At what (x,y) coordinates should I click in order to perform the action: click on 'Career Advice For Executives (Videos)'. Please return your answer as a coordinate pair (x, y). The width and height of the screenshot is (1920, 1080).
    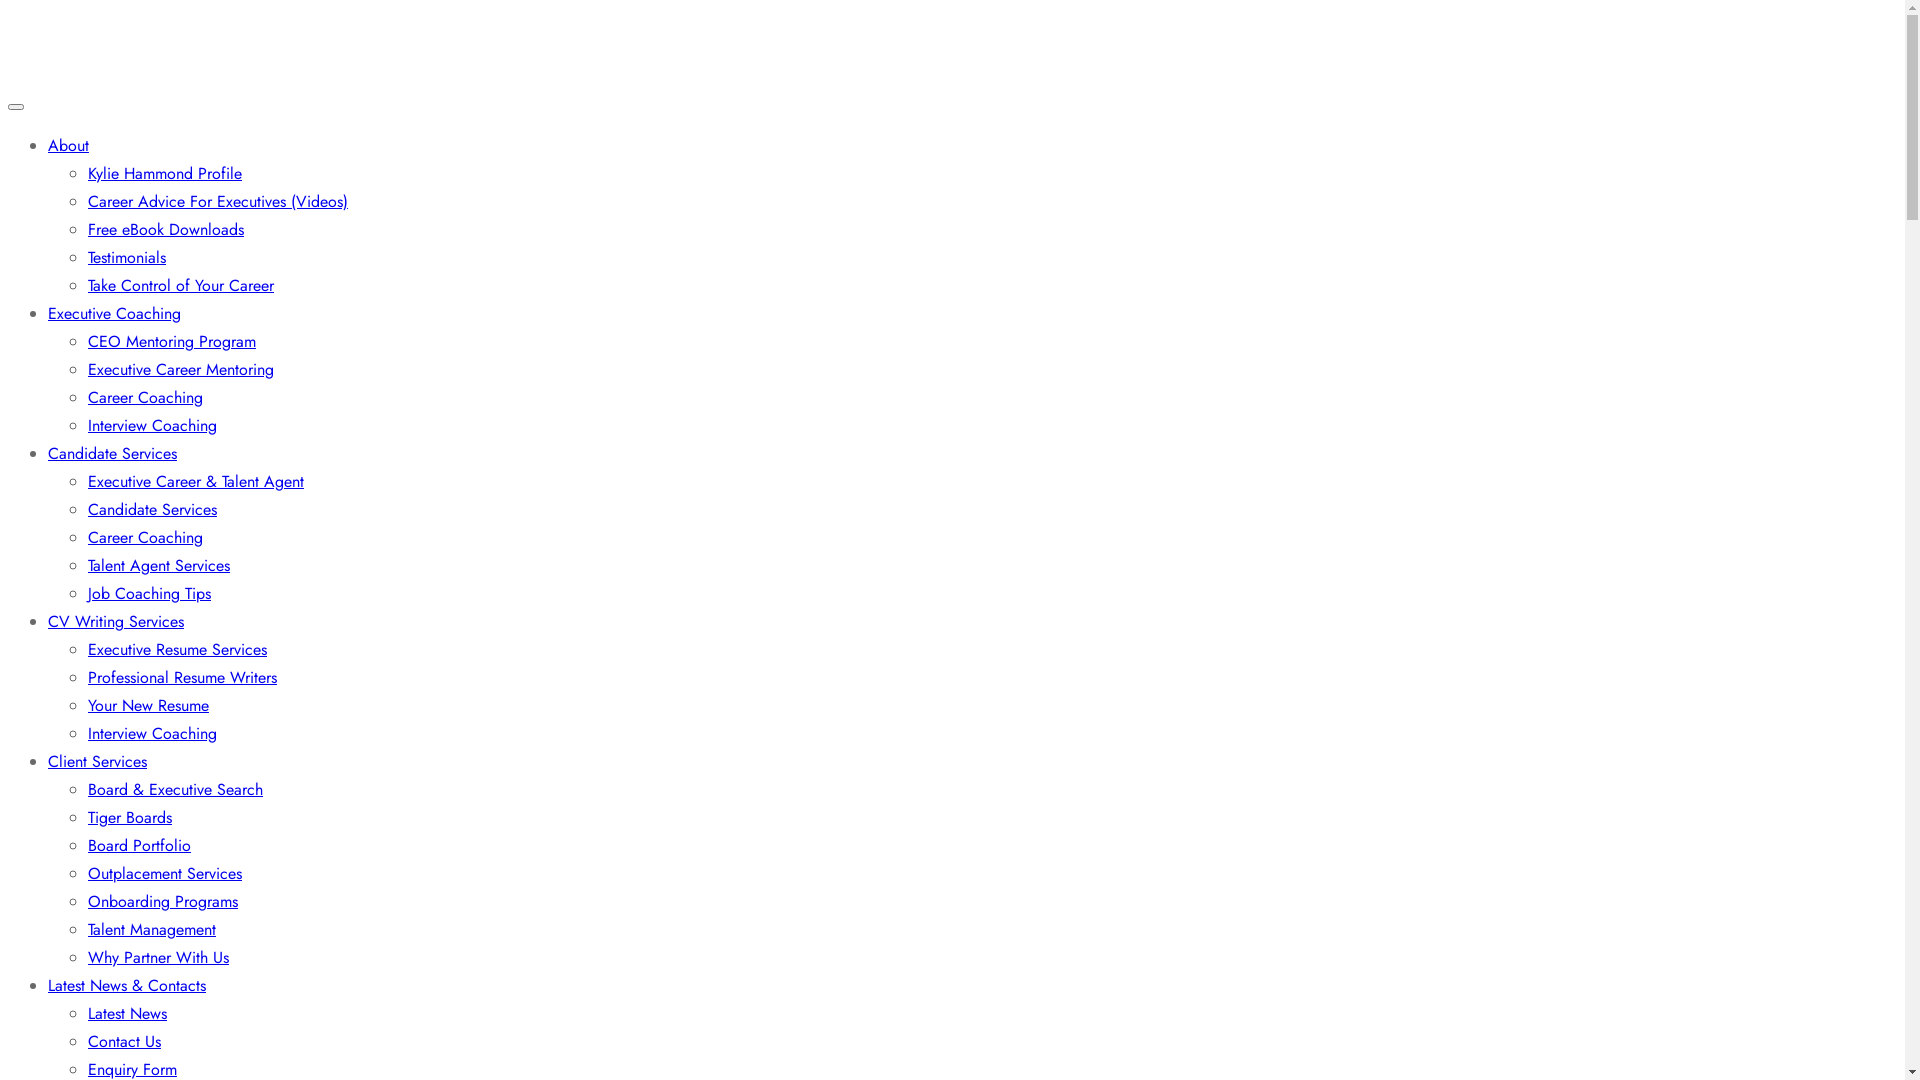
    Looking at the image, I should click on (217, 201).